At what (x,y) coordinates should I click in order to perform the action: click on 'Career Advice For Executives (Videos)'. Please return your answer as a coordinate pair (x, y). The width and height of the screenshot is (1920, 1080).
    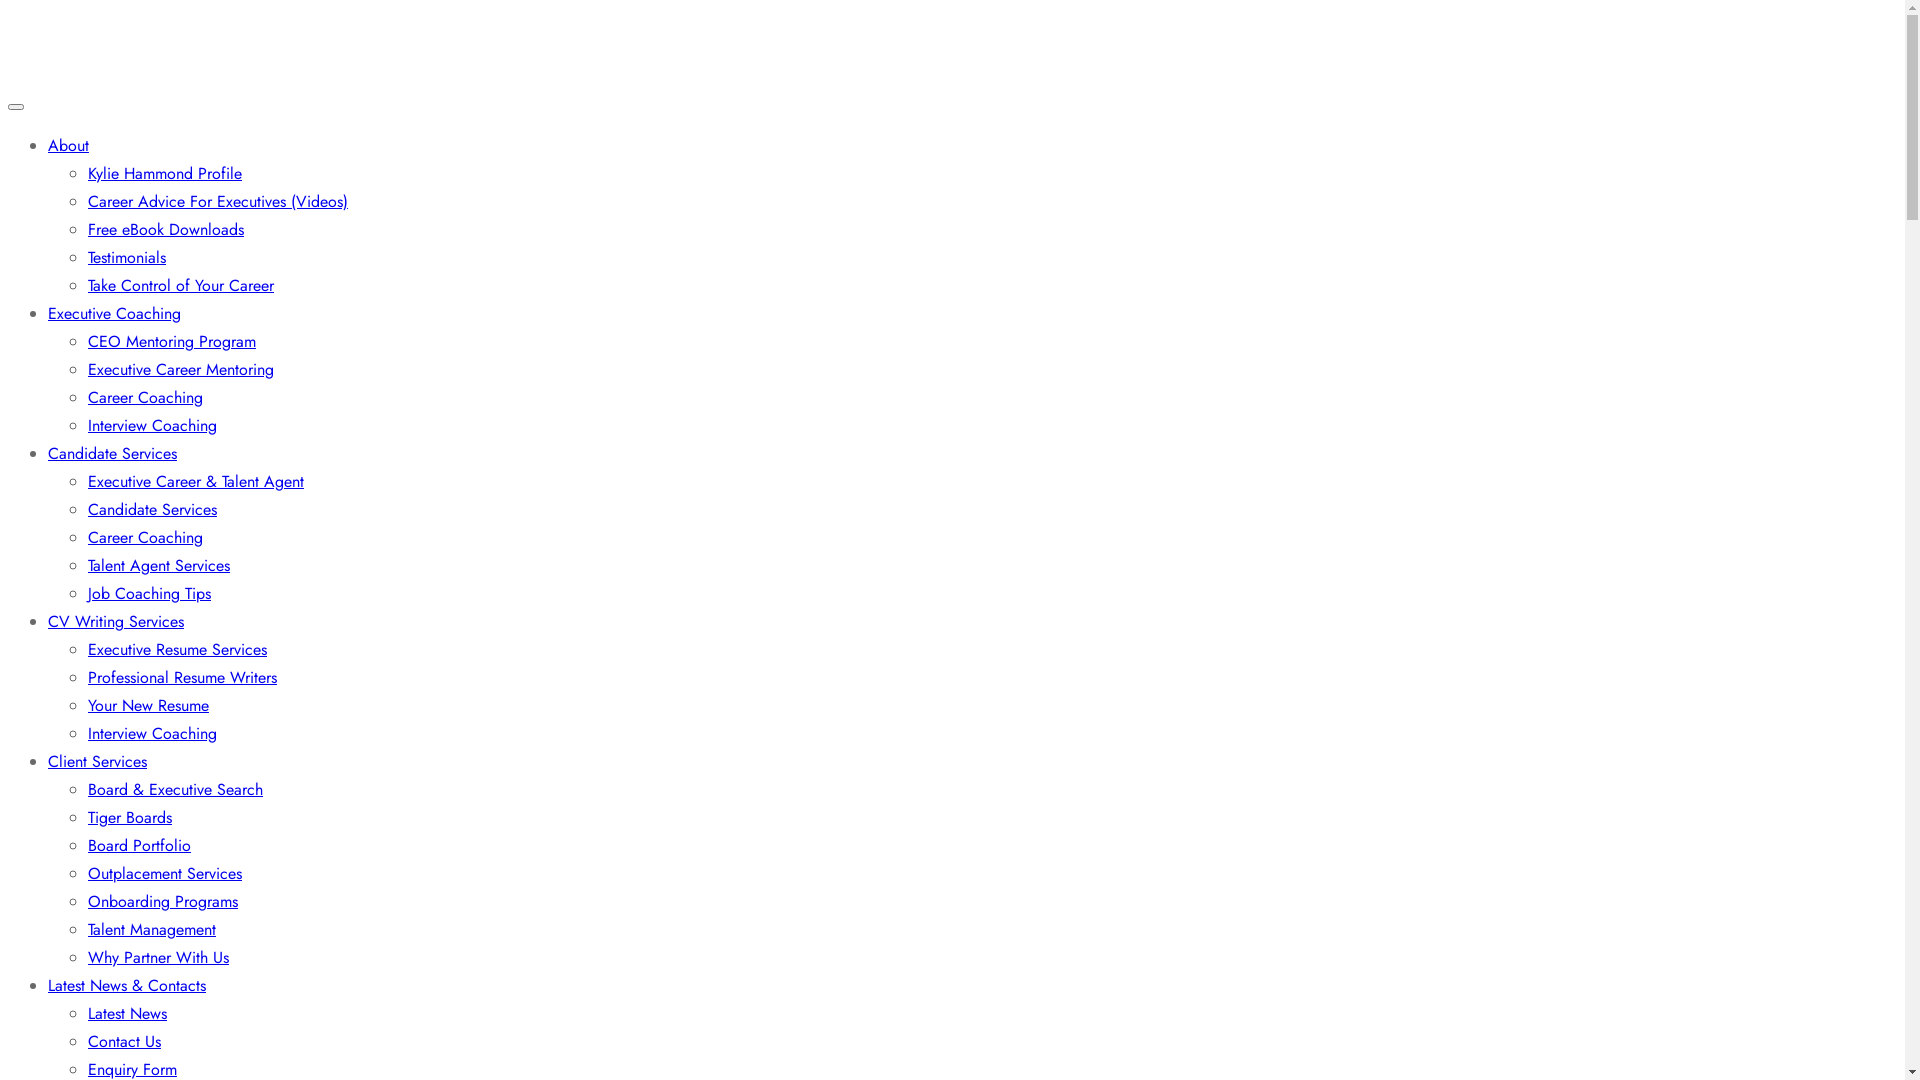
    Looking at the image, I should click on (217, 201).